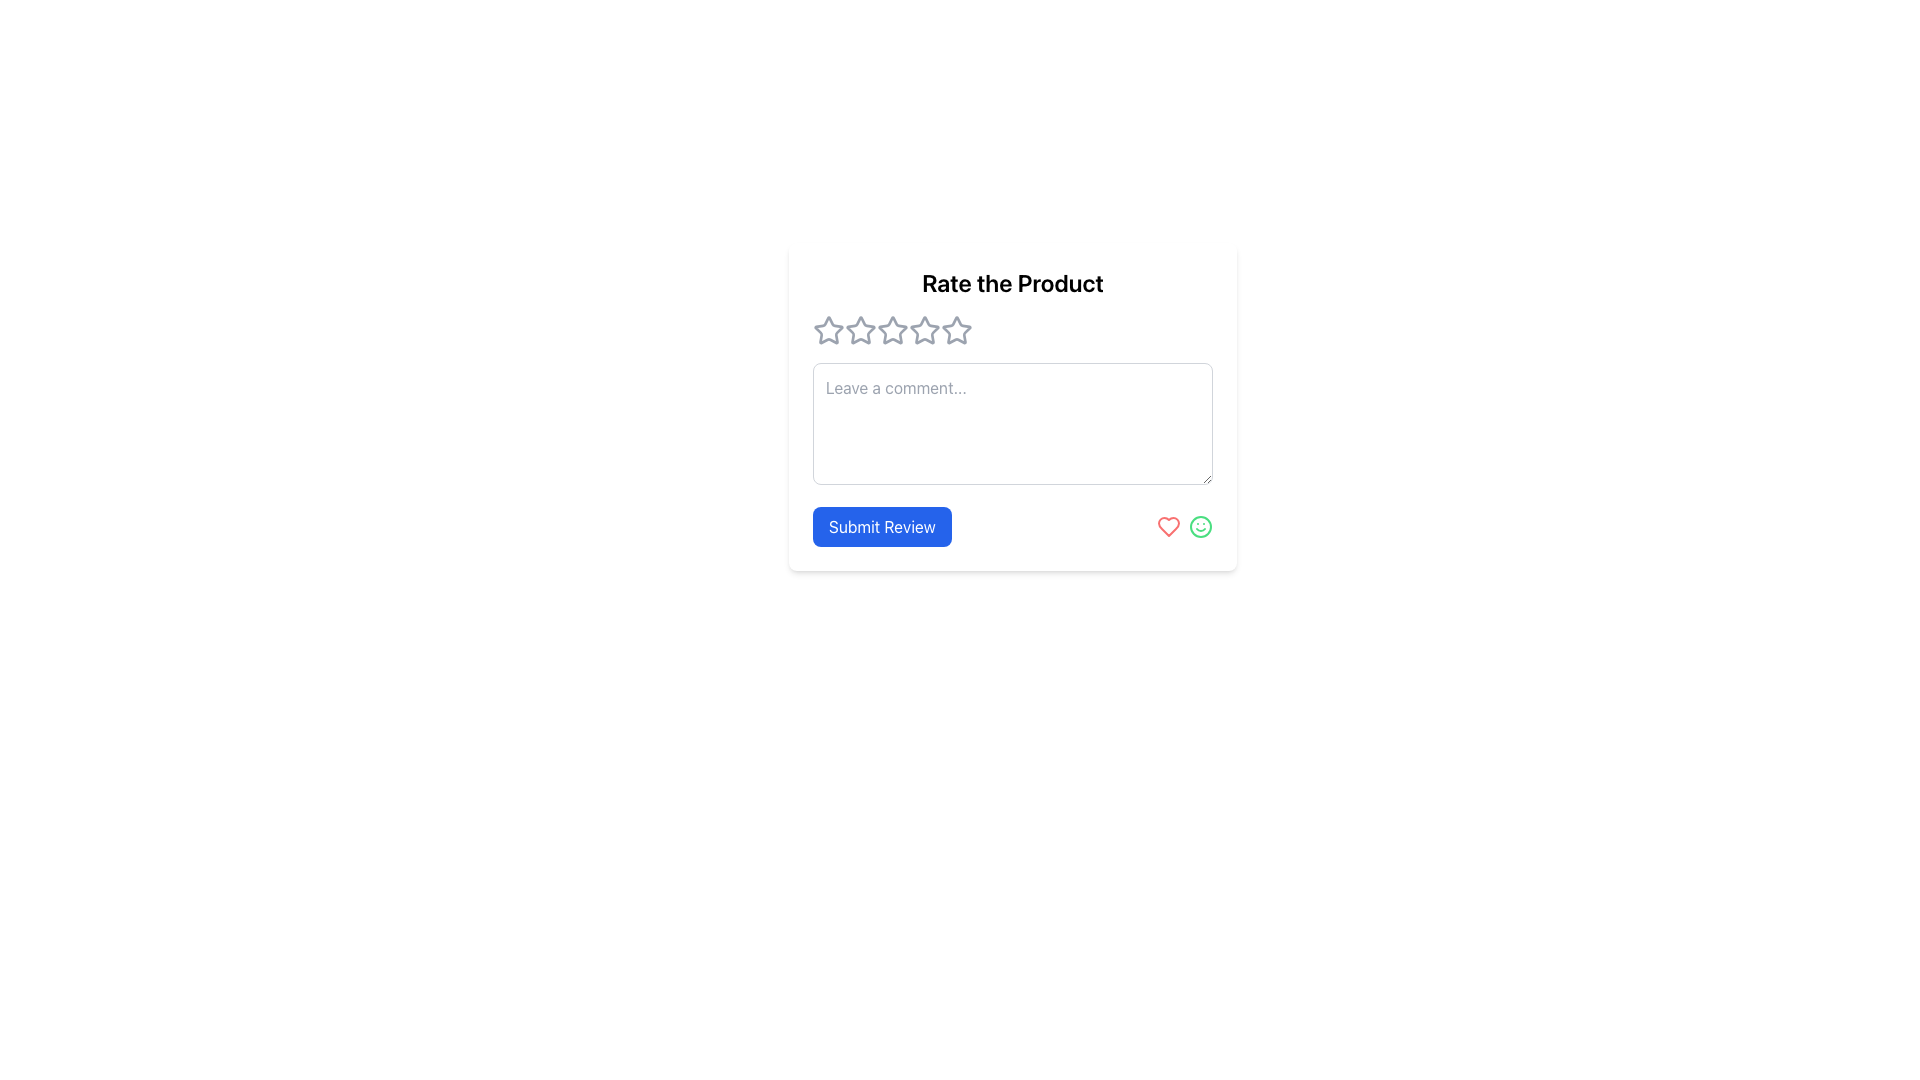 This screenshot has width=1920, height=1080. What do you see at coordinates (924, 329) in the screenshot?
I see `the second star icon in the rating system located between the 'Rate the Product' heading and the comment input field` at bounding box center [924, 329].